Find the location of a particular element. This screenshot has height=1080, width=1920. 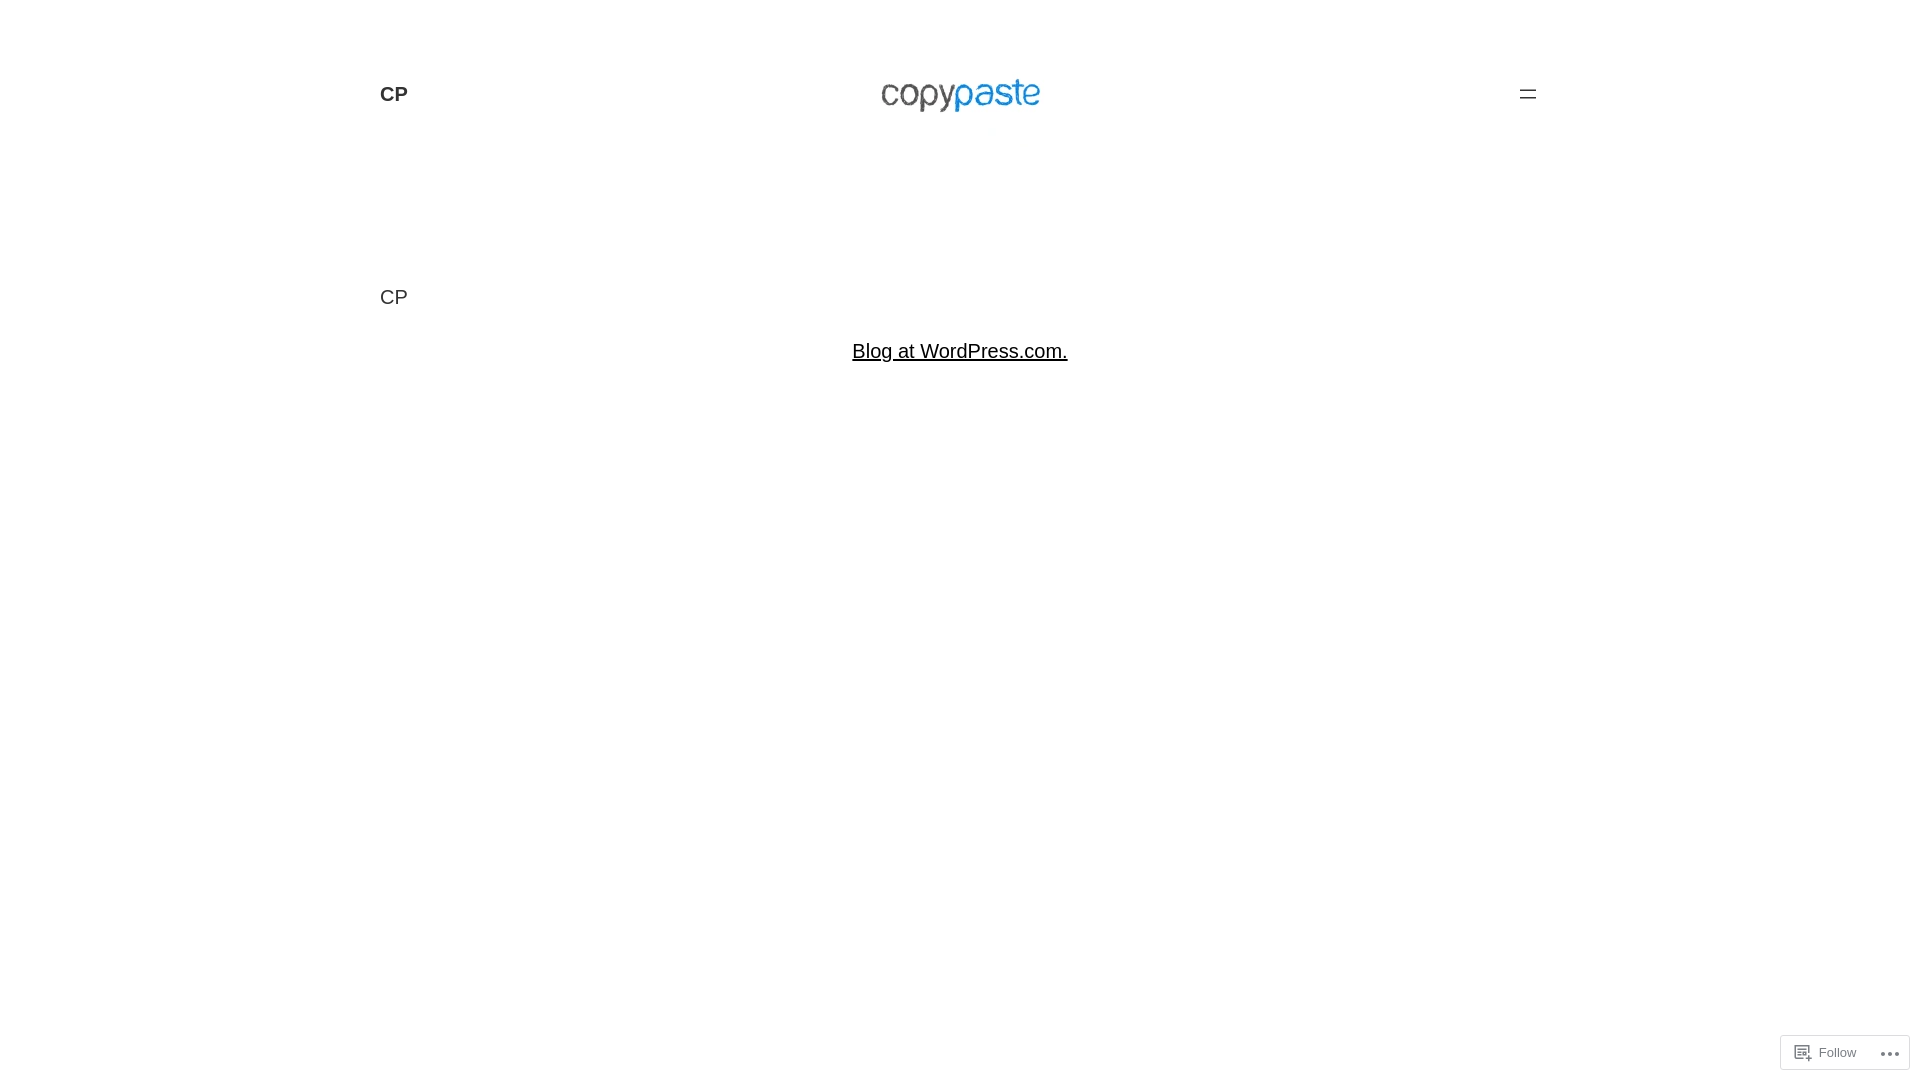

'CP' is located at coordinates (393, 92).